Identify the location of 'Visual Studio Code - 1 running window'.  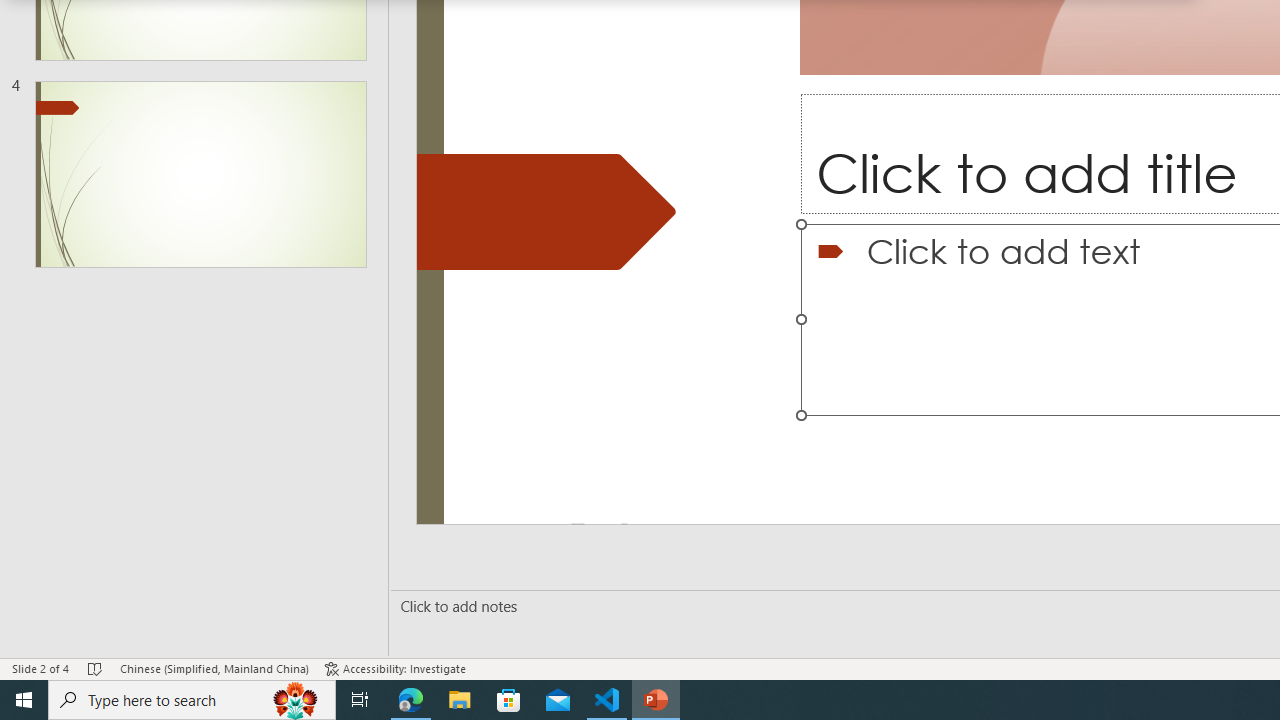
(606, 698).